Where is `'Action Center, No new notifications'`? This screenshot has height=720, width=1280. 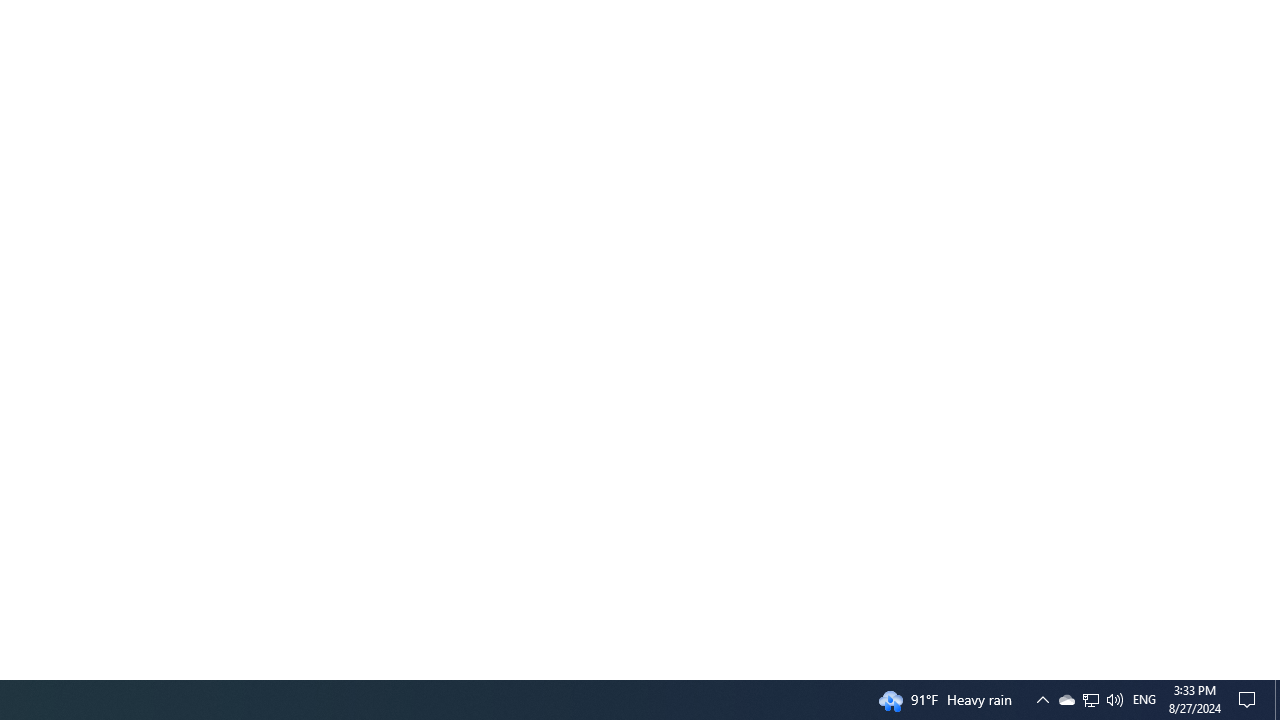
'Action Center, No new notifications' is located at coordinates (1250, 698).